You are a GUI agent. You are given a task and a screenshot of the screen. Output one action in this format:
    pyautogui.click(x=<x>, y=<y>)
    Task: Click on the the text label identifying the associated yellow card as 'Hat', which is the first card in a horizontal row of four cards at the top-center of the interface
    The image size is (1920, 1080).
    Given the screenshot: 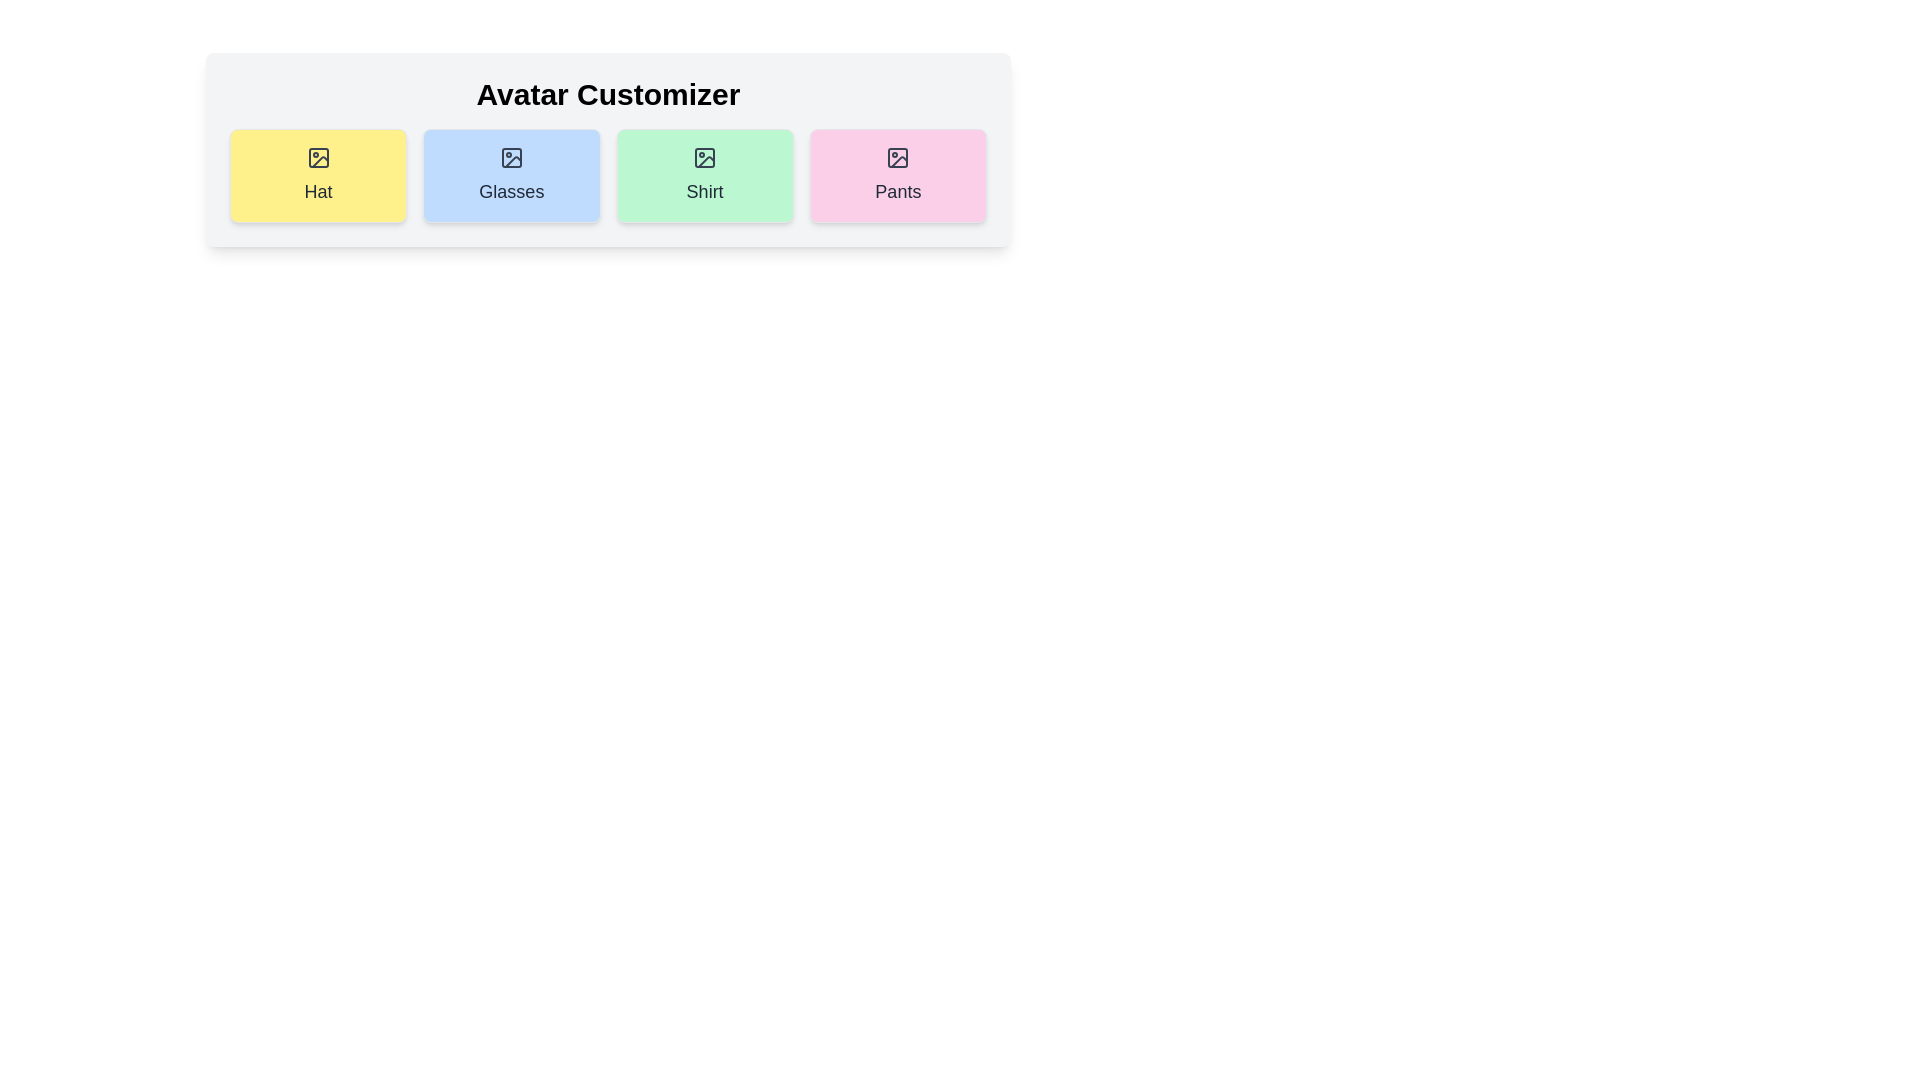 What is the action you would take?
    pyautogui.click(x=317, y=192)
    